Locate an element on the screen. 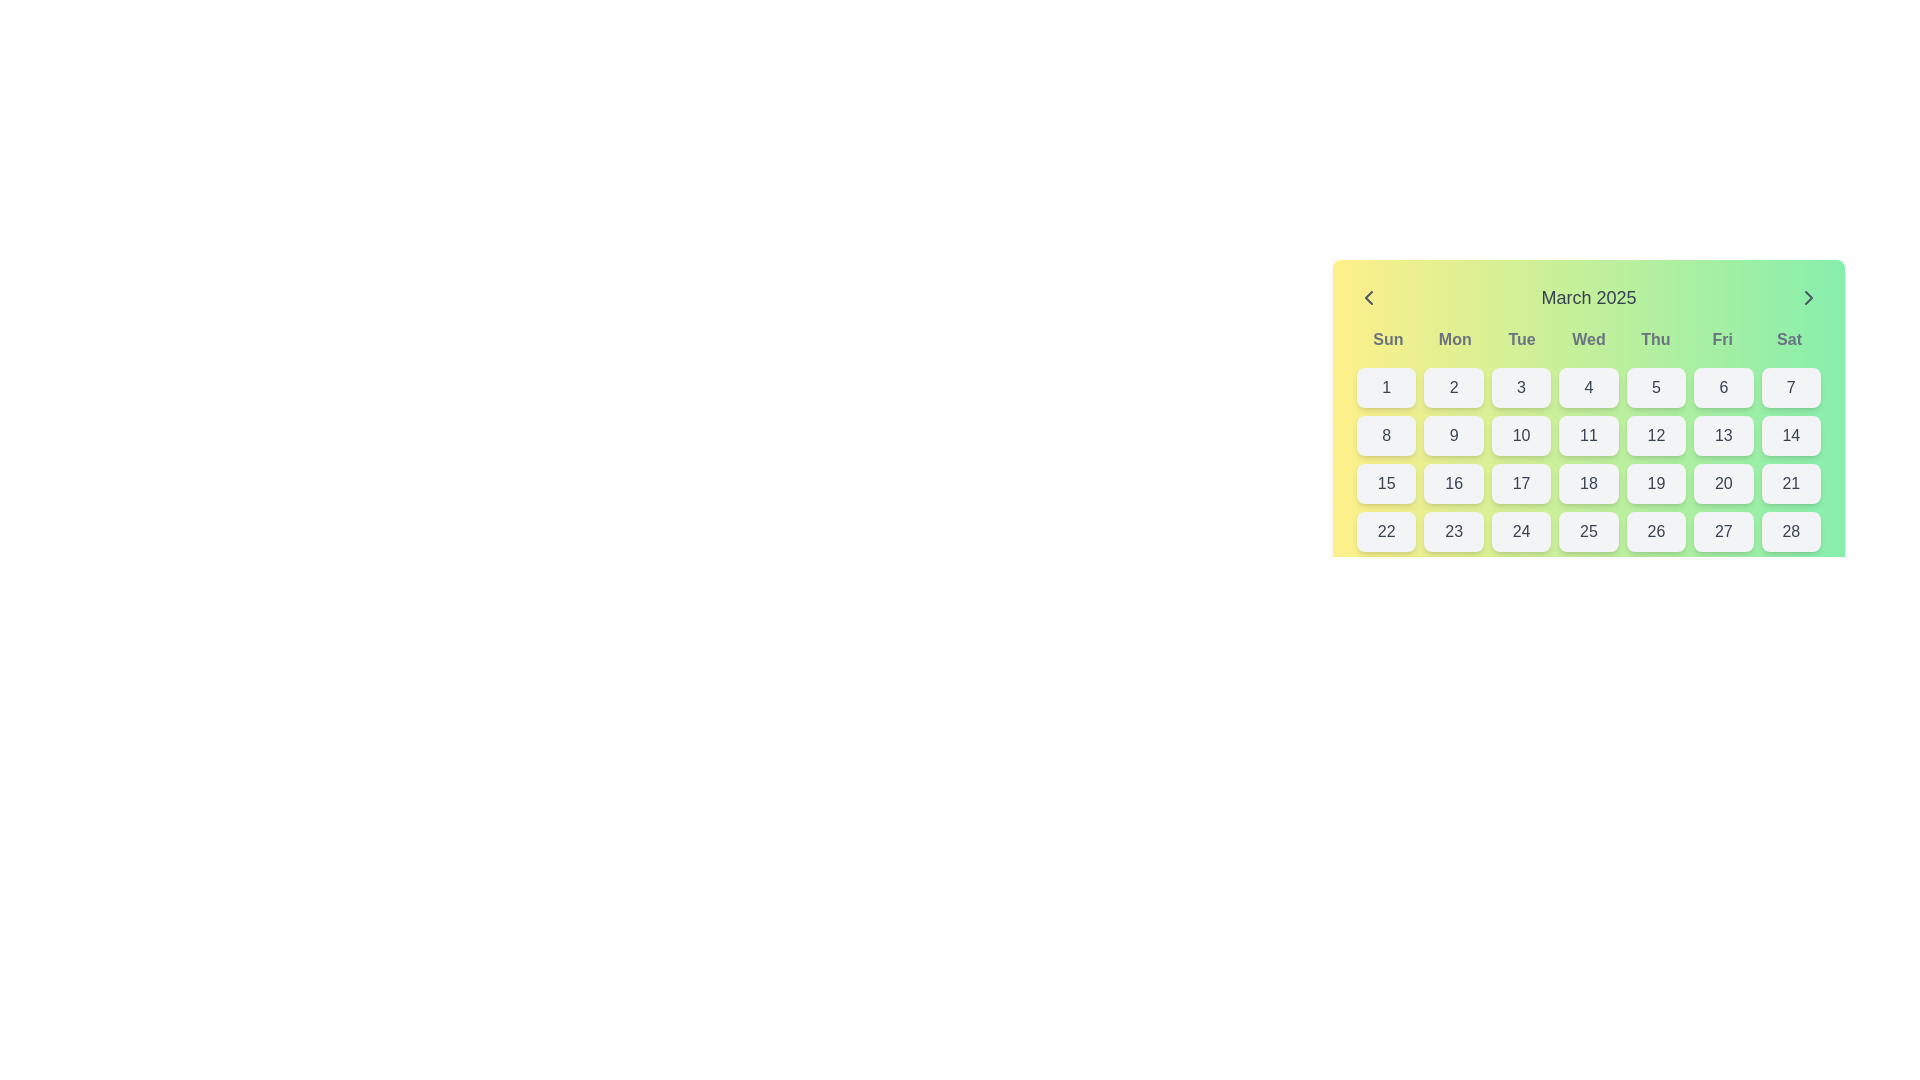 Image resolution: width=1920 pixels, height=1080 pixels. the calendar button representing the third day of the month is located at coordinates (1520, 388).